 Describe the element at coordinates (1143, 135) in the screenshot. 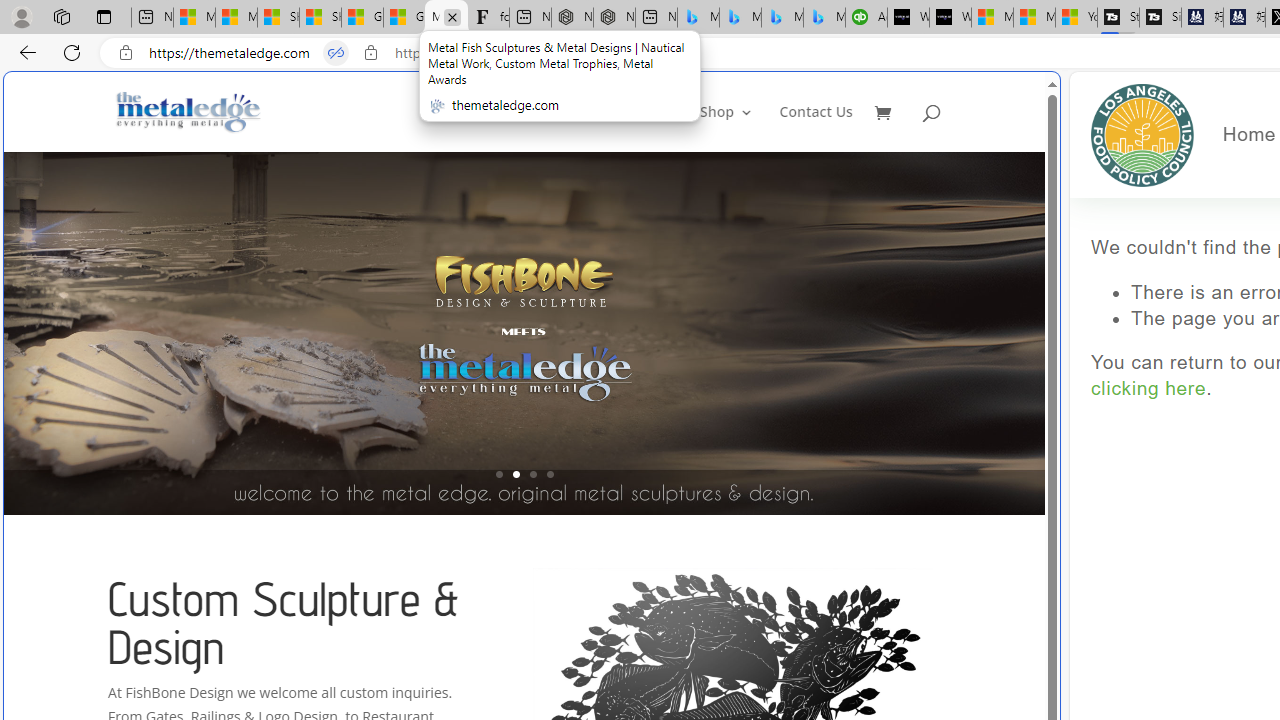

I see `'Los Angeles Food Policy Council'` at that location.